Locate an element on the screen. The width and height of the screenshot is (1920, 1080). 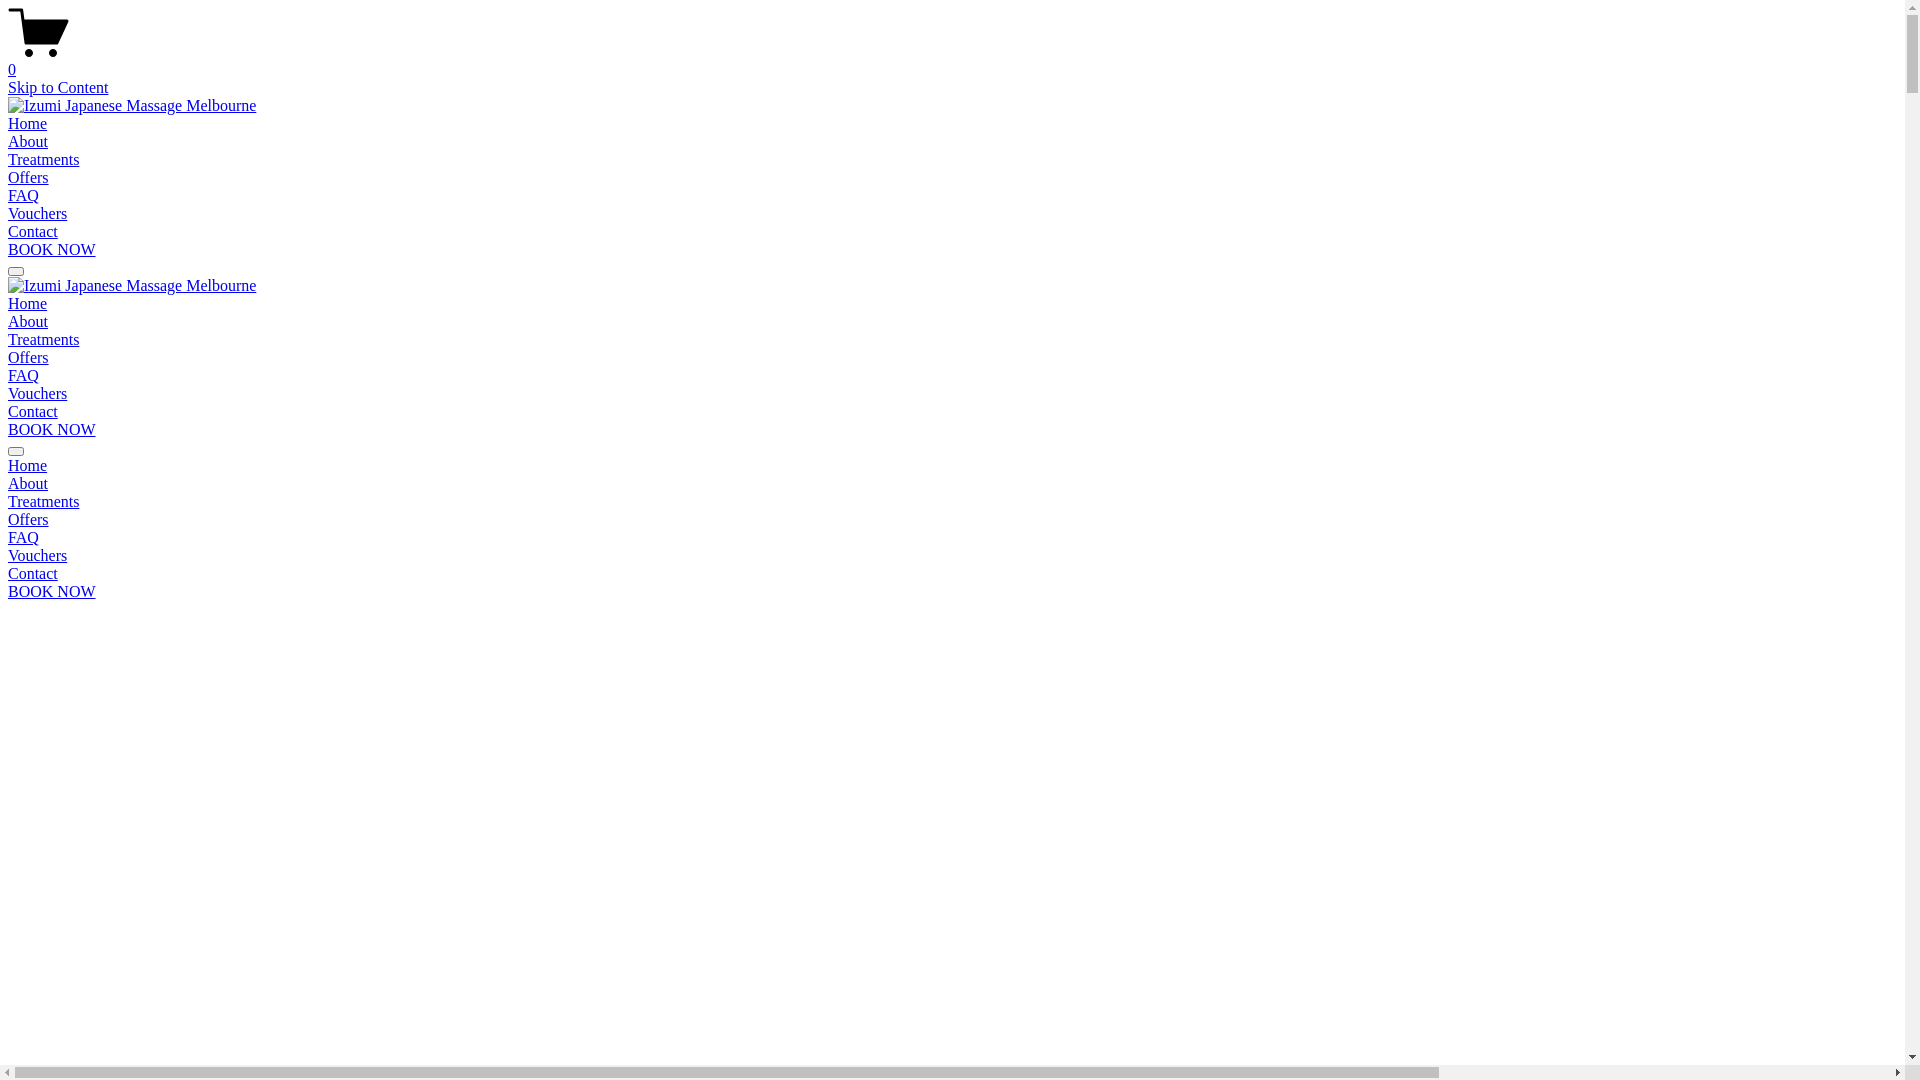
'BOOK NOW' is located at coordinates (52, 428).